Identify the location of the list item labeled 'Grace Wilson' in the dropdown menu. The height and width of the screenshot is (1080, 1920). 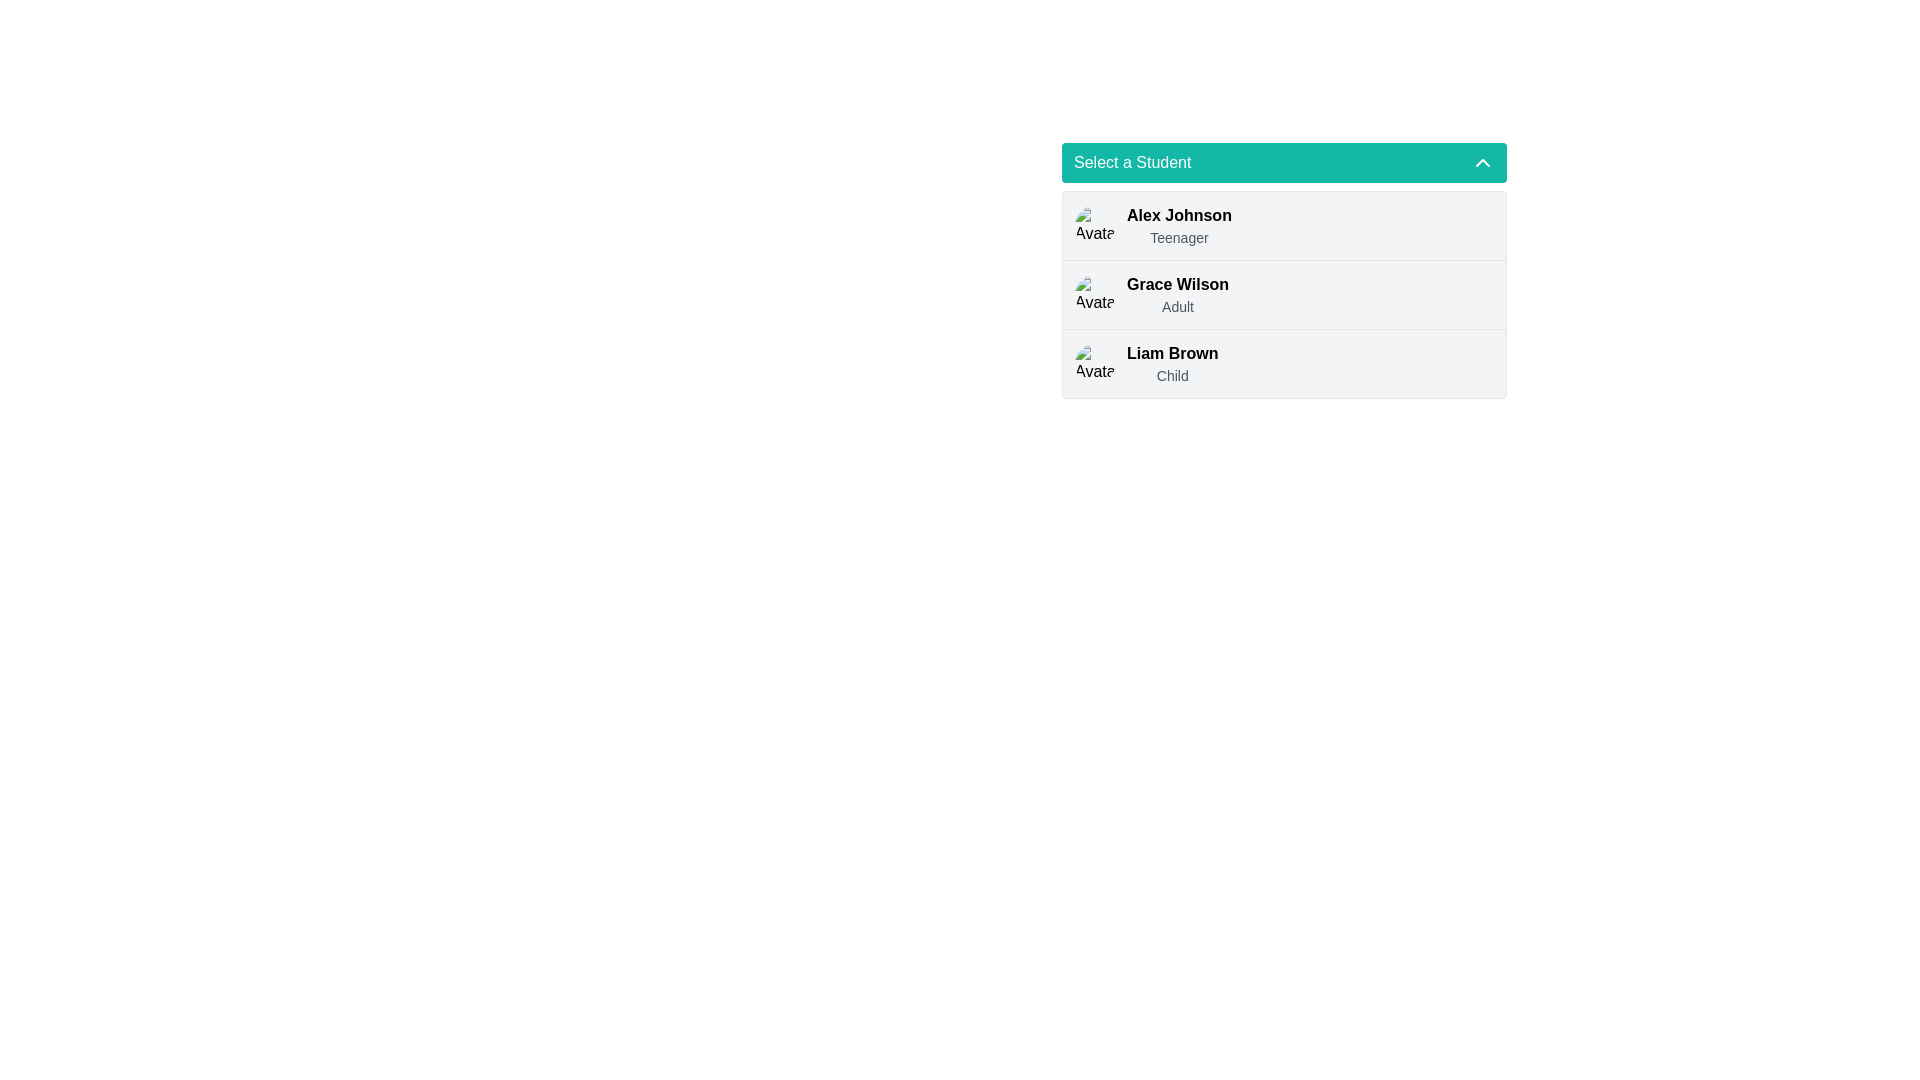
(1284, 270).